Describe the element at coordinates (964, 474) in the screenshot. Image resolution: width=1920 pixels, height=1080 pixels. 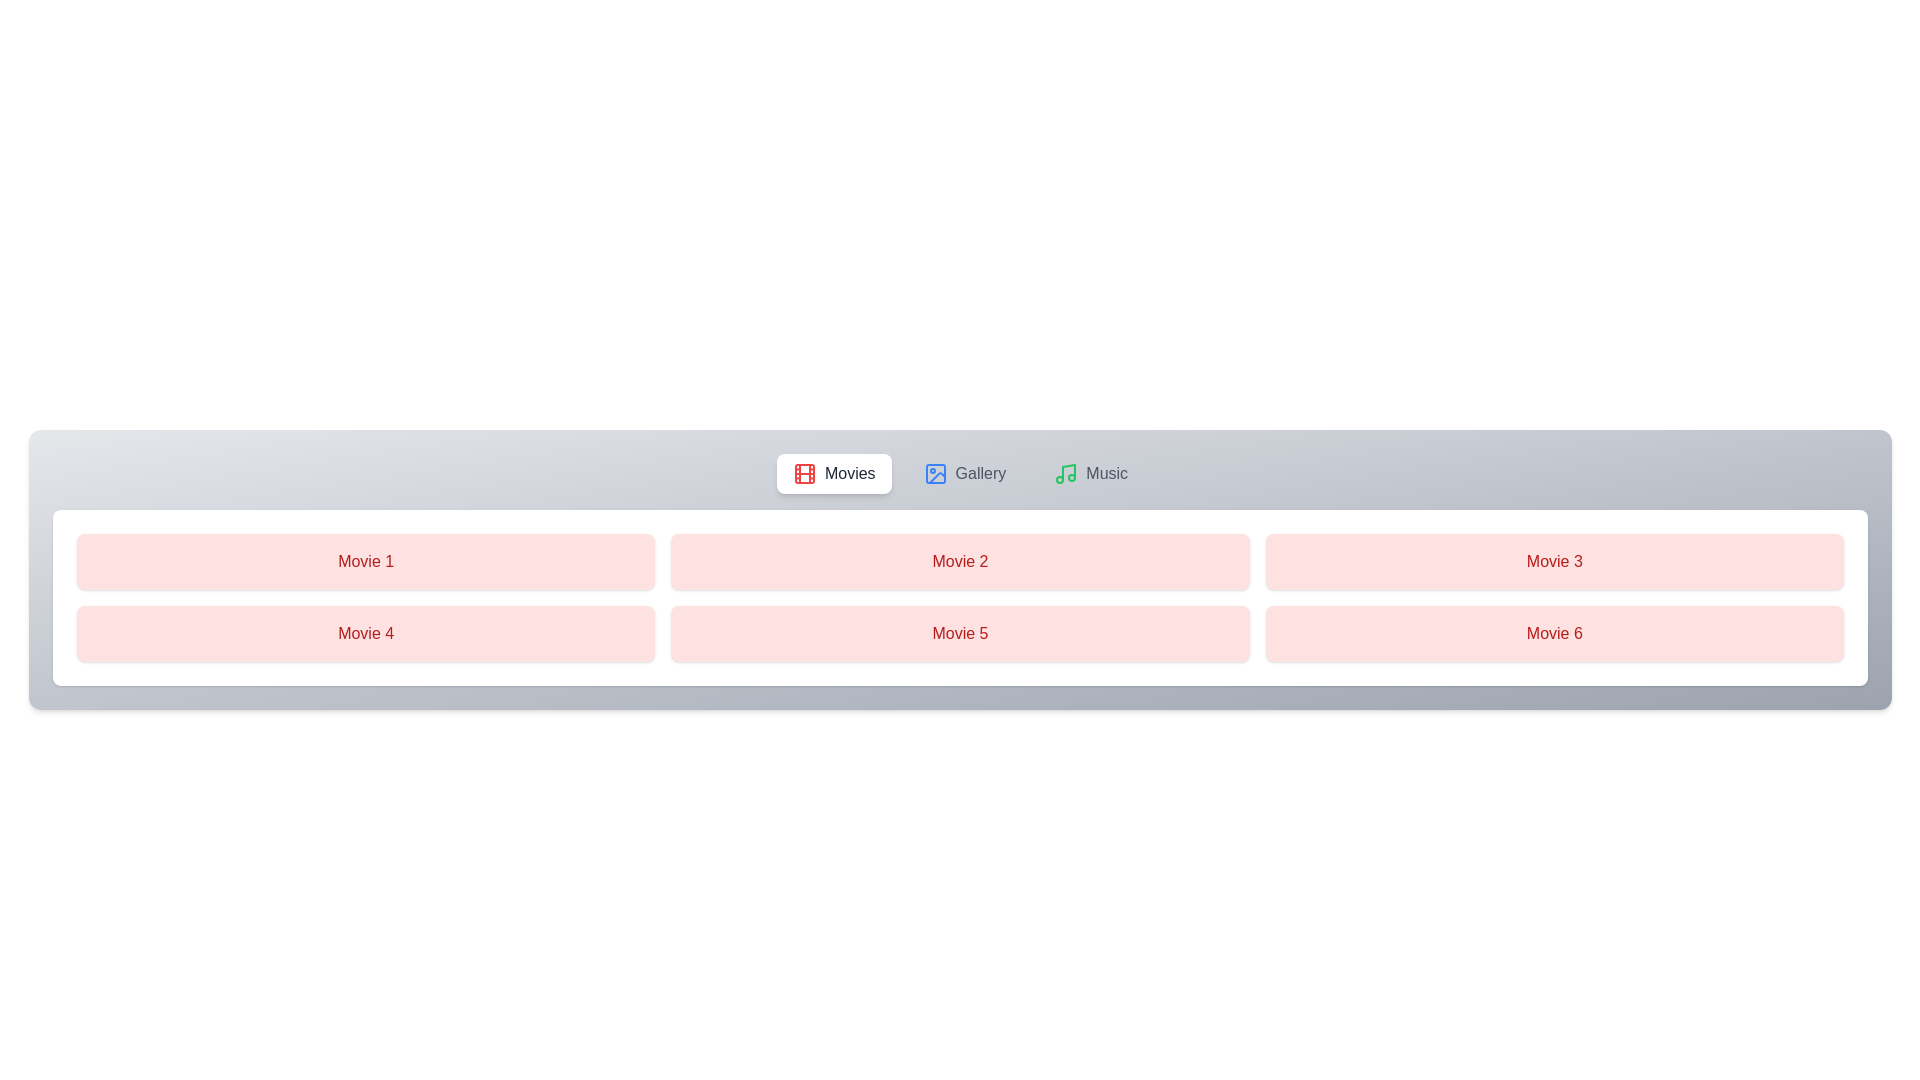
I see `the Gallery tab` at that location.